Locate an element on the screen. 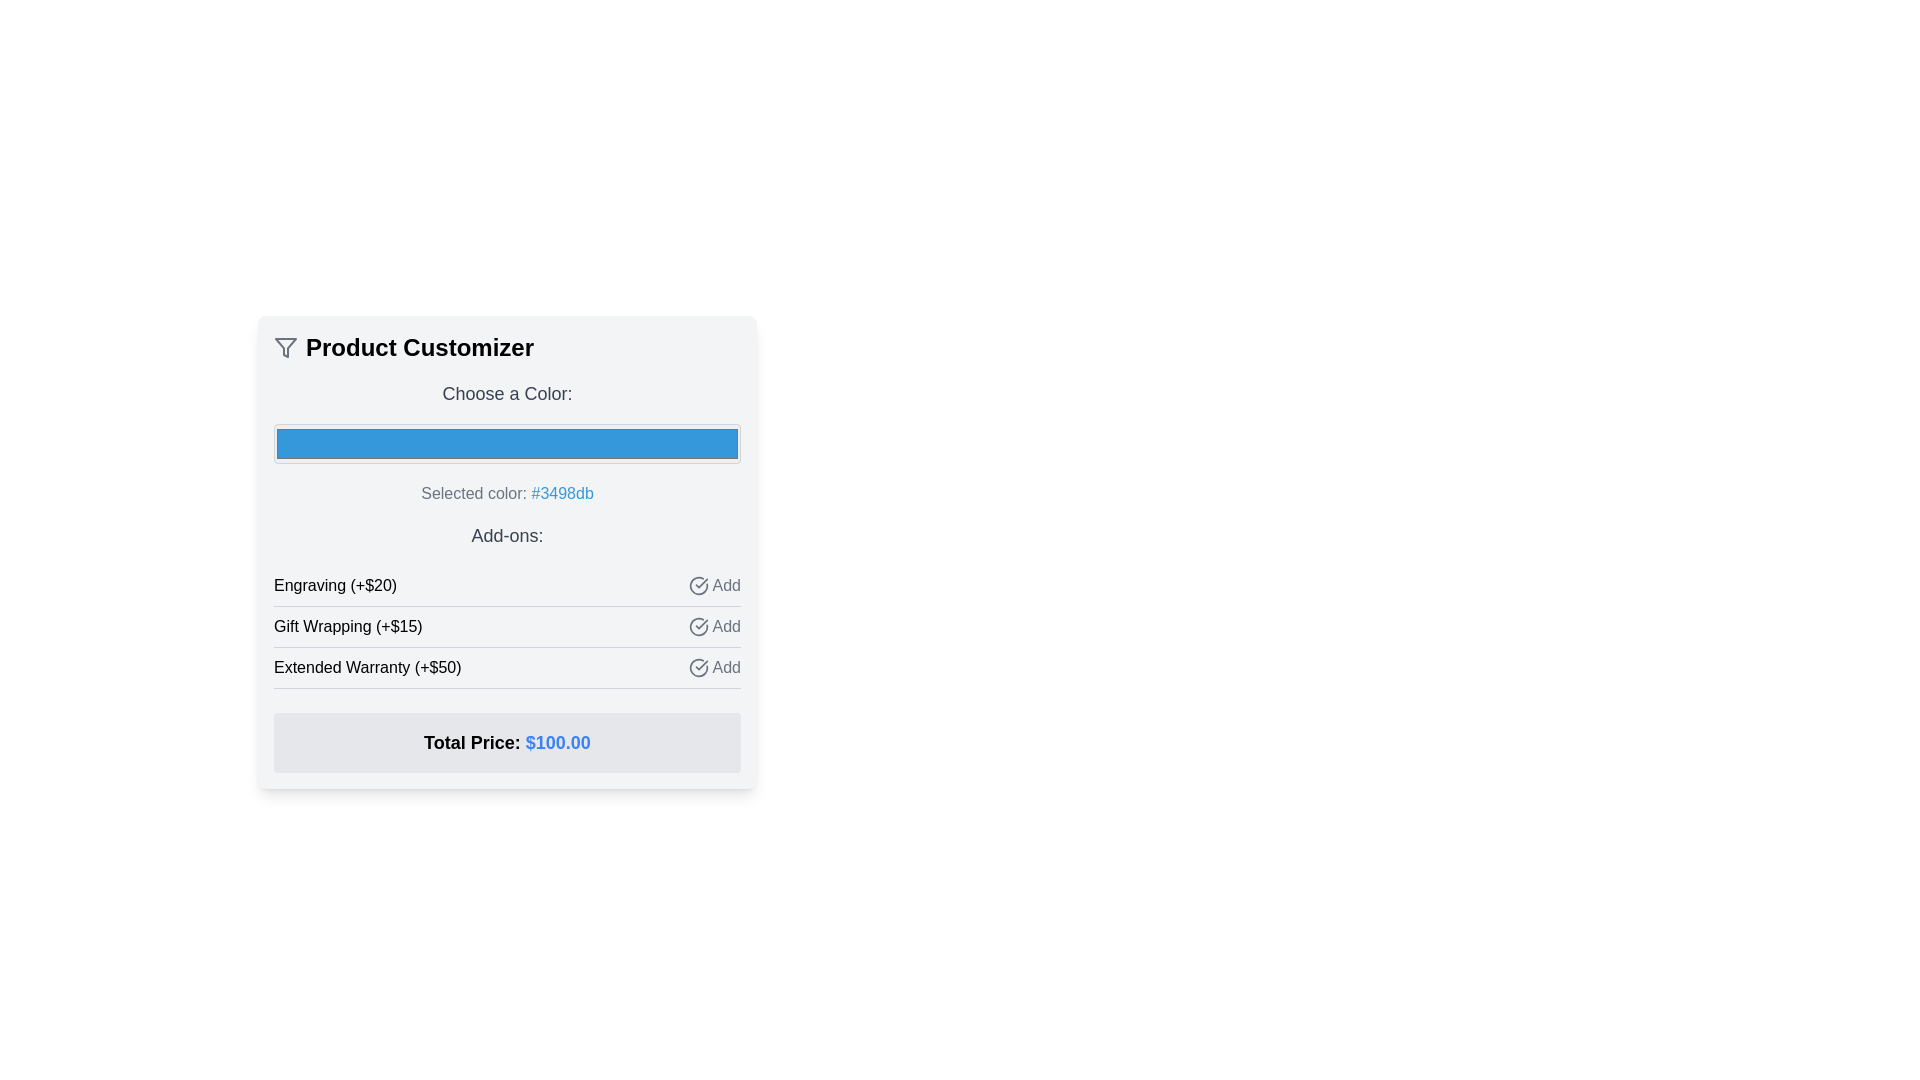  the Static Text element that labels the engraving service priced at $20, located in the 'Add-ons' section above the 'Gift Wrapping (+$15)' item is located at coordinates (335, 585).